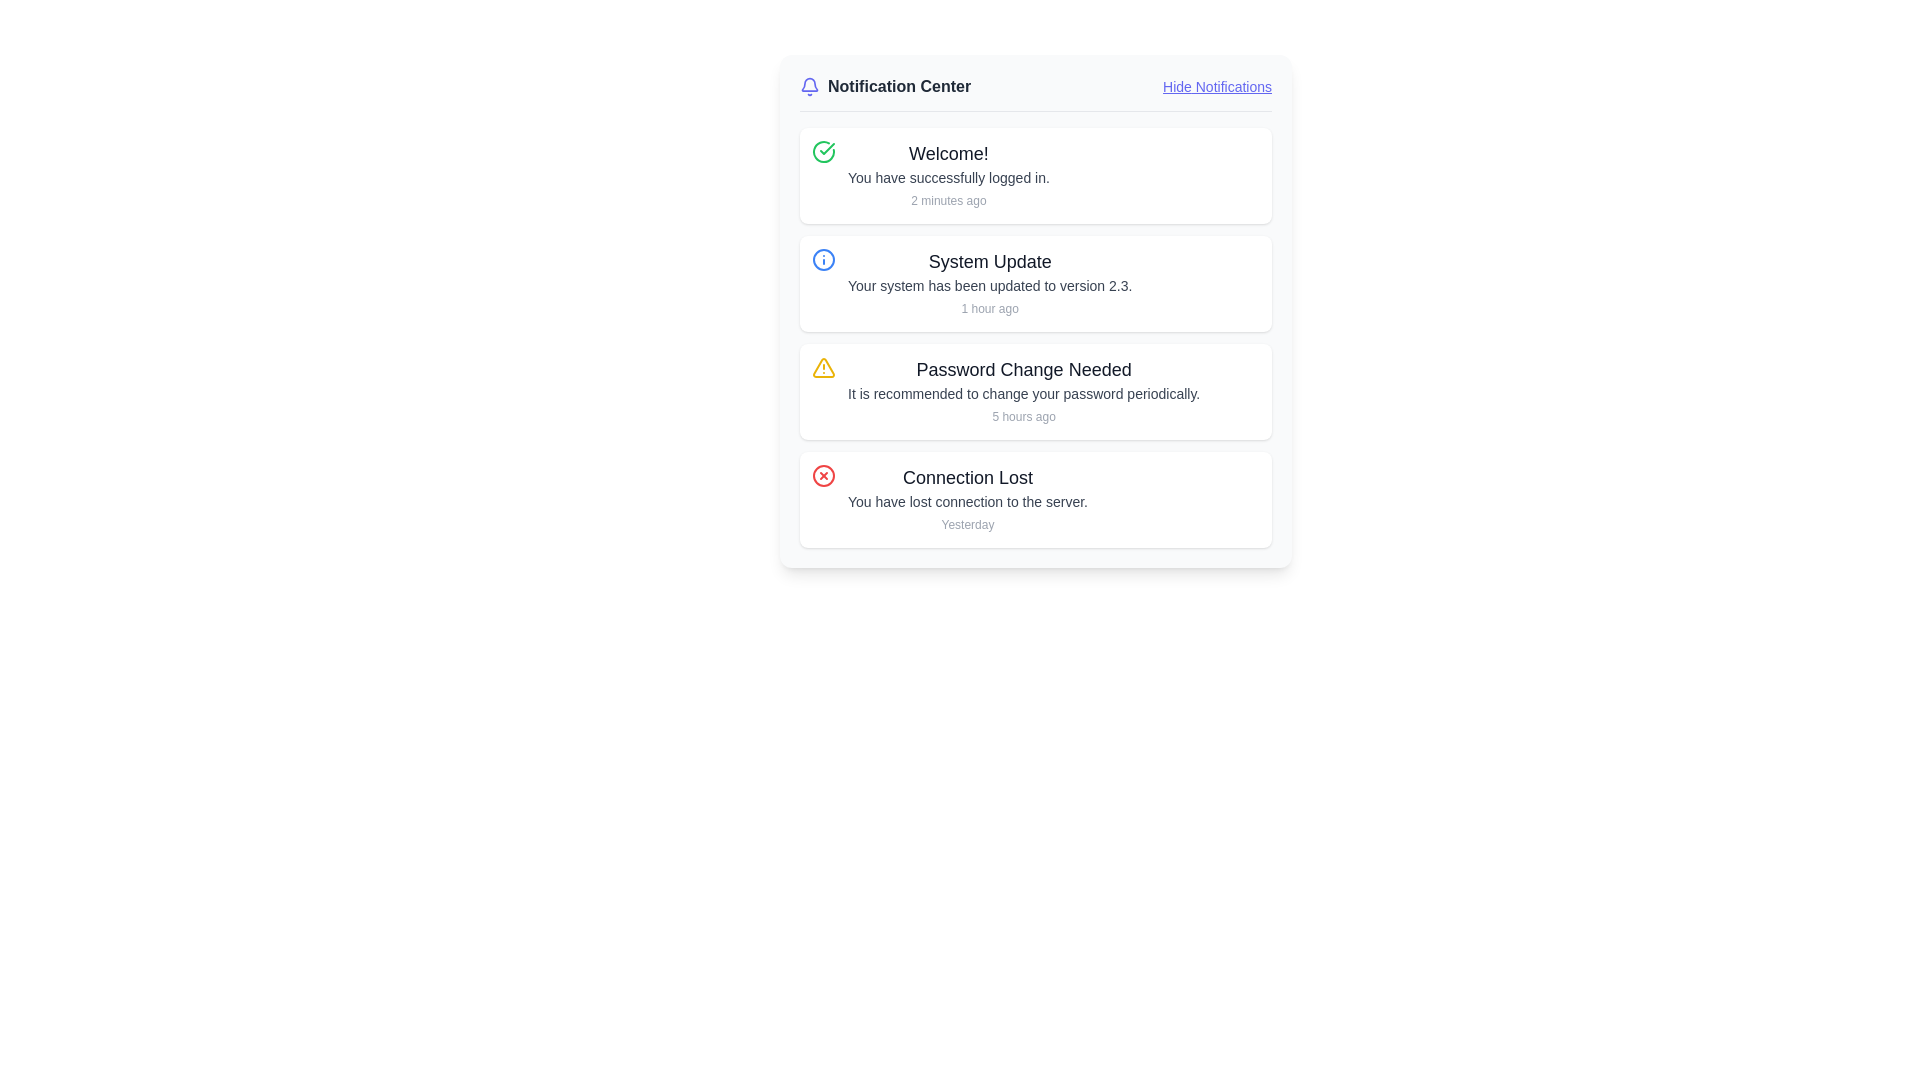  I want to click on the small gray text label reading '1 hour ago', which is located at the bottom-right of the notification content block for 'System Update', so click(990, 308).